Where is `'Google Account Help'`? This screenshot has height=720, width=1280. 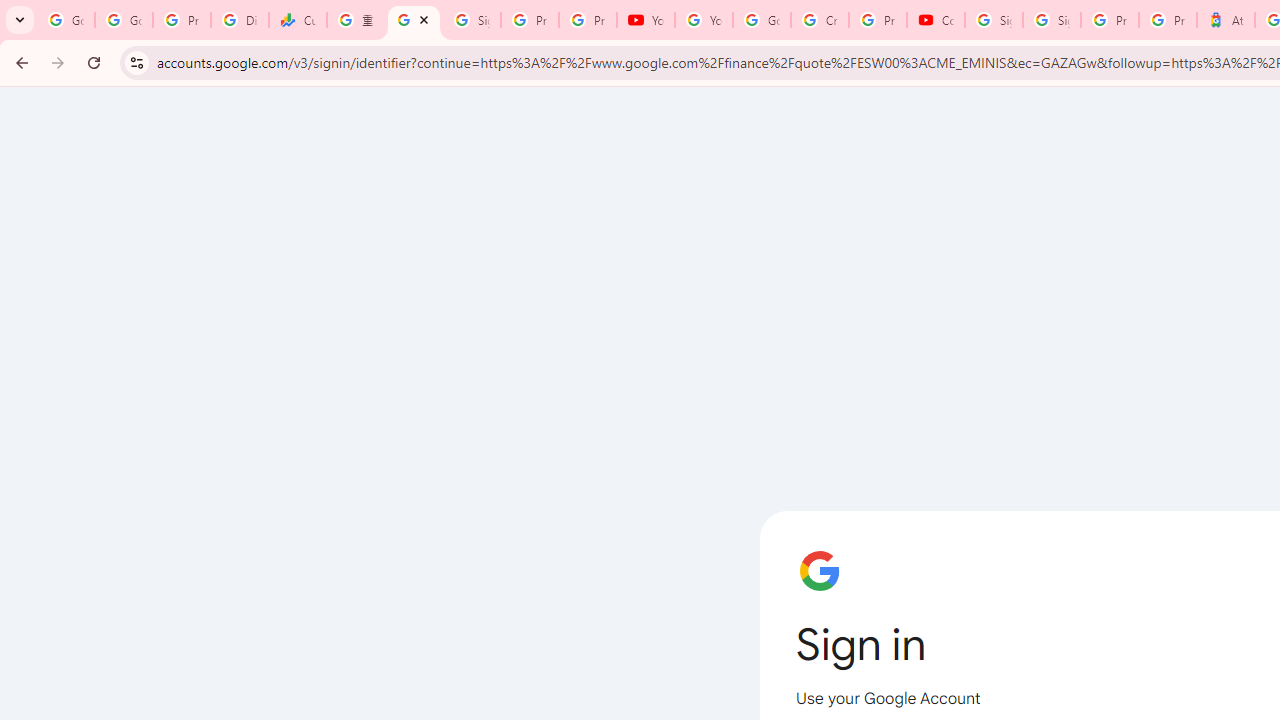
'Google Account Help' is located at coordinates (761, 20).